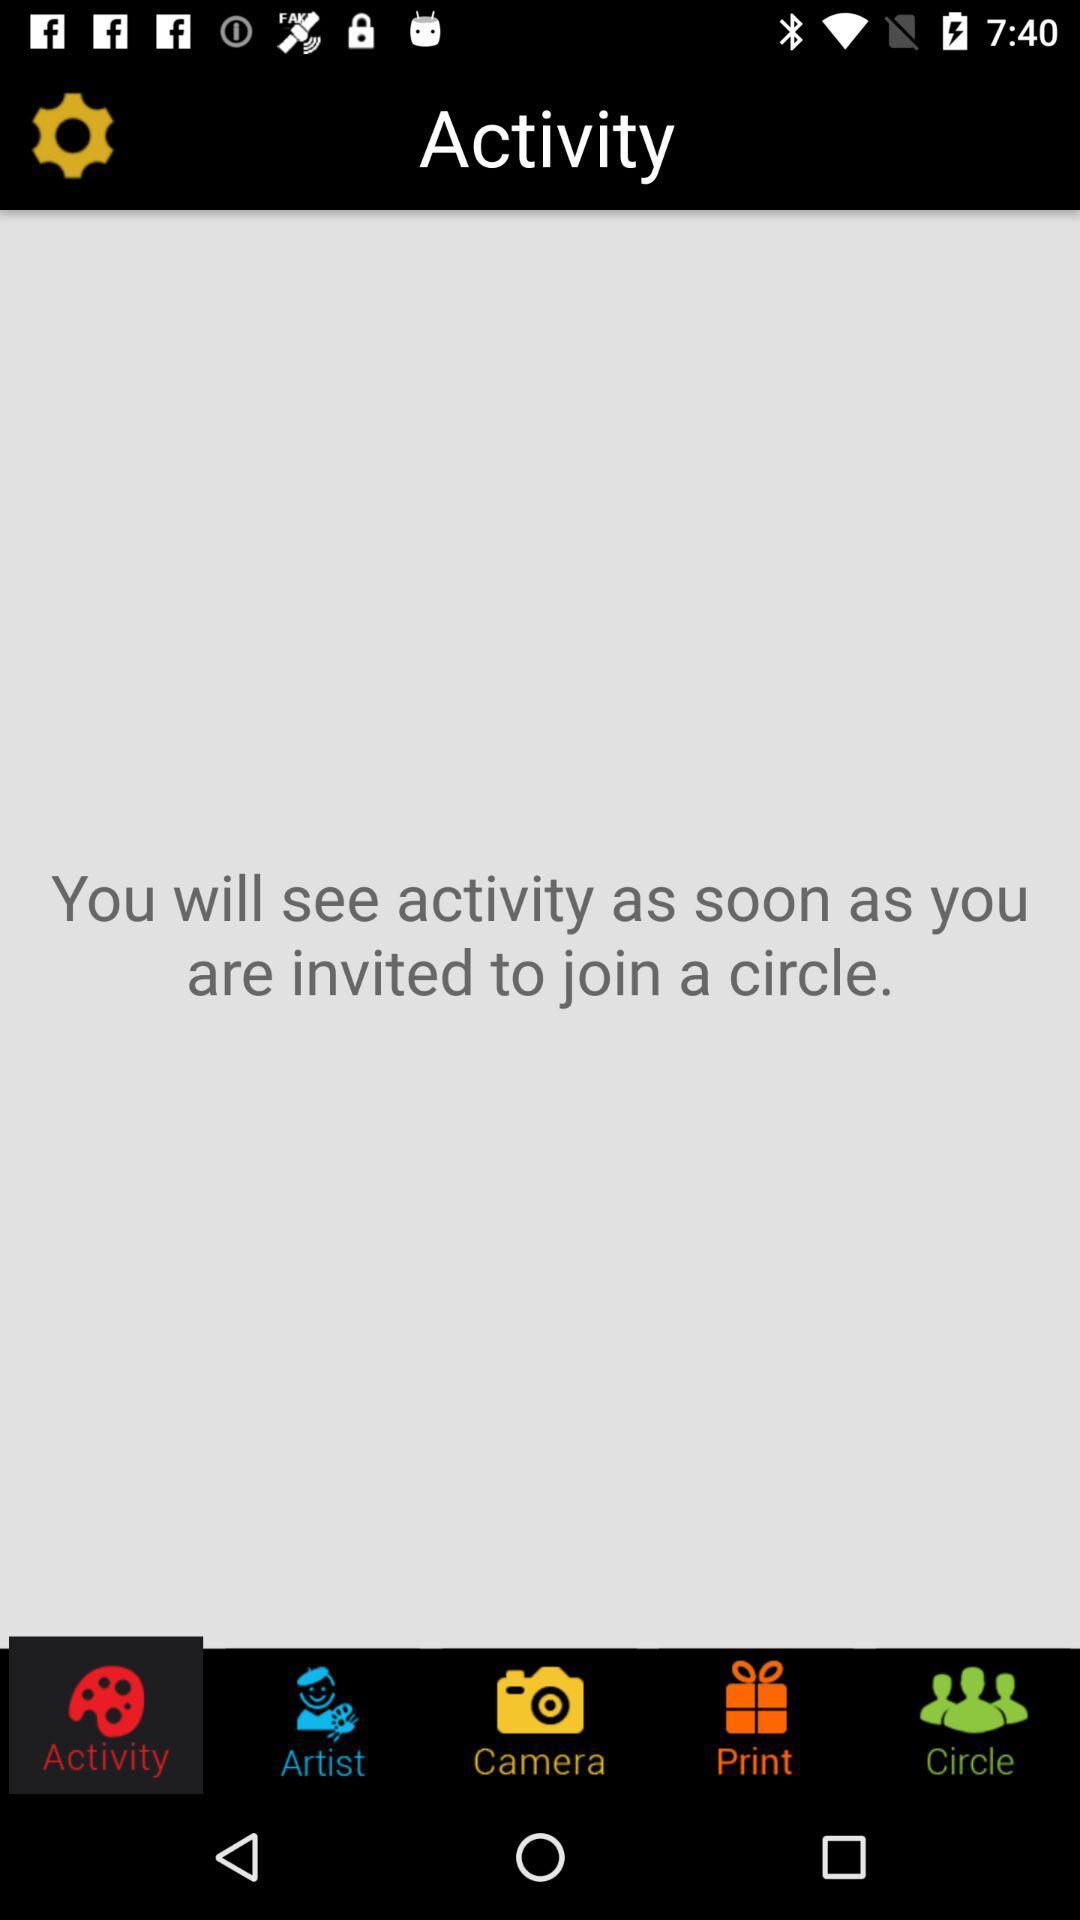 The image size is (1080, 1920). Describe the element at coordinates (971, 1714) in the screenshot. I see `the group icon` at that location.